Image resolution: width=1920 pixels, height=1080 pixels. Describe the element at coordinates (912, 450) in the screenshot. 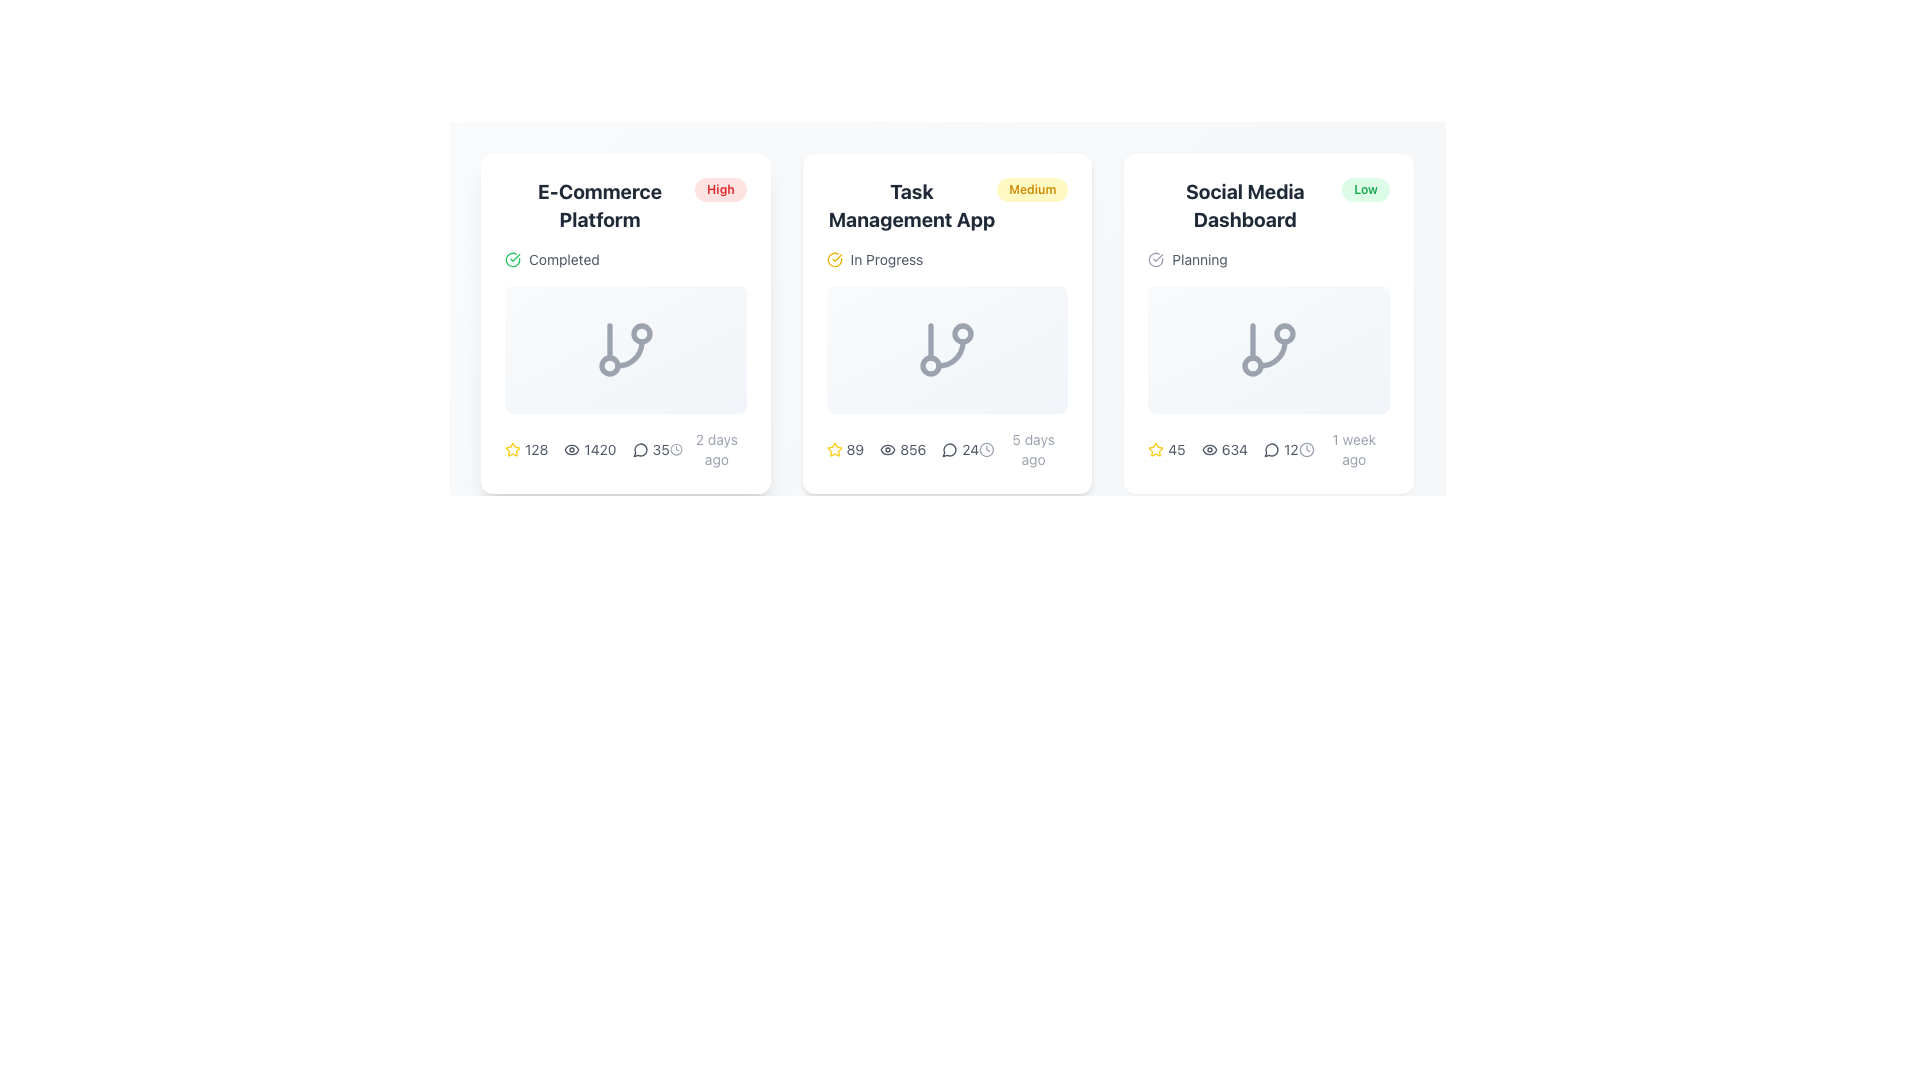

I see `the metric display showing '856' that is located to the right of an eye icon within the 'Task Management App' card` at that location.